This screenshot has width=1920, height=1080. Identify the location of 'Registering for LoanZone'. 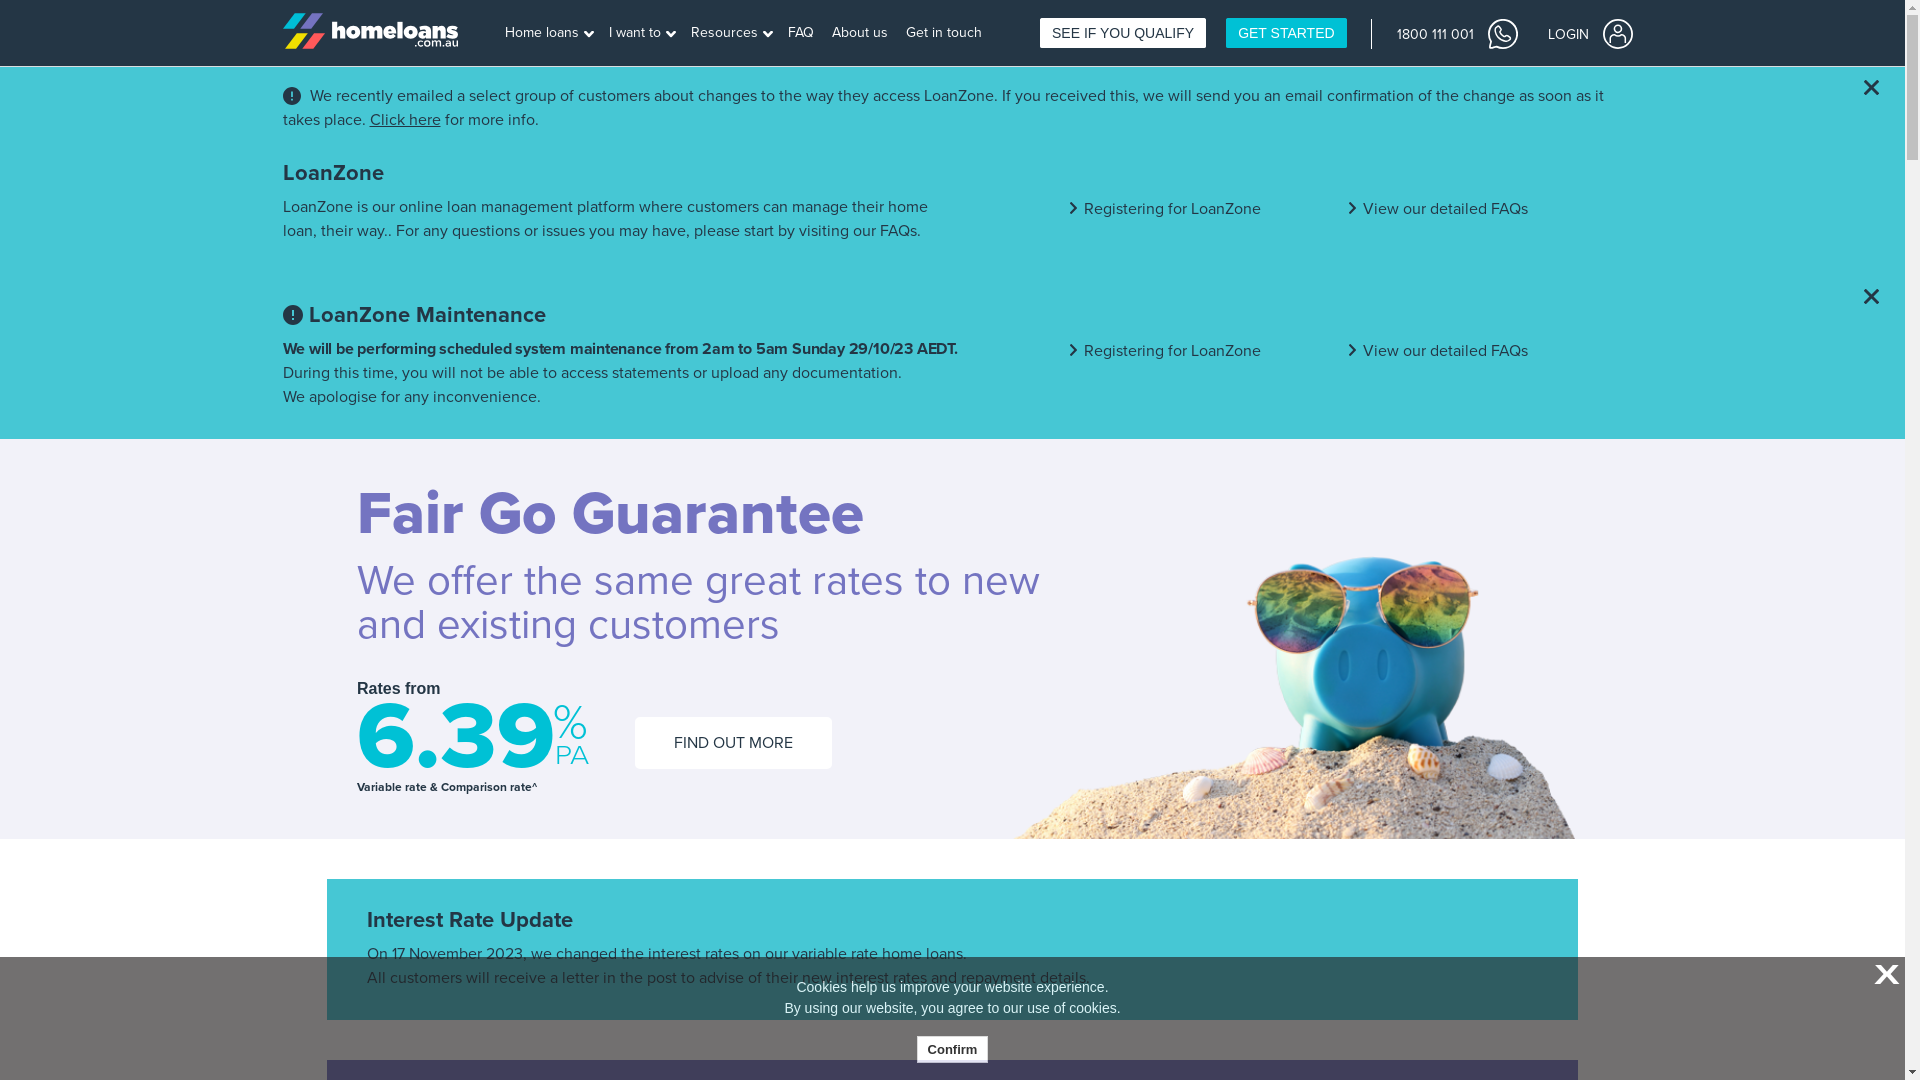
(1172, 208).